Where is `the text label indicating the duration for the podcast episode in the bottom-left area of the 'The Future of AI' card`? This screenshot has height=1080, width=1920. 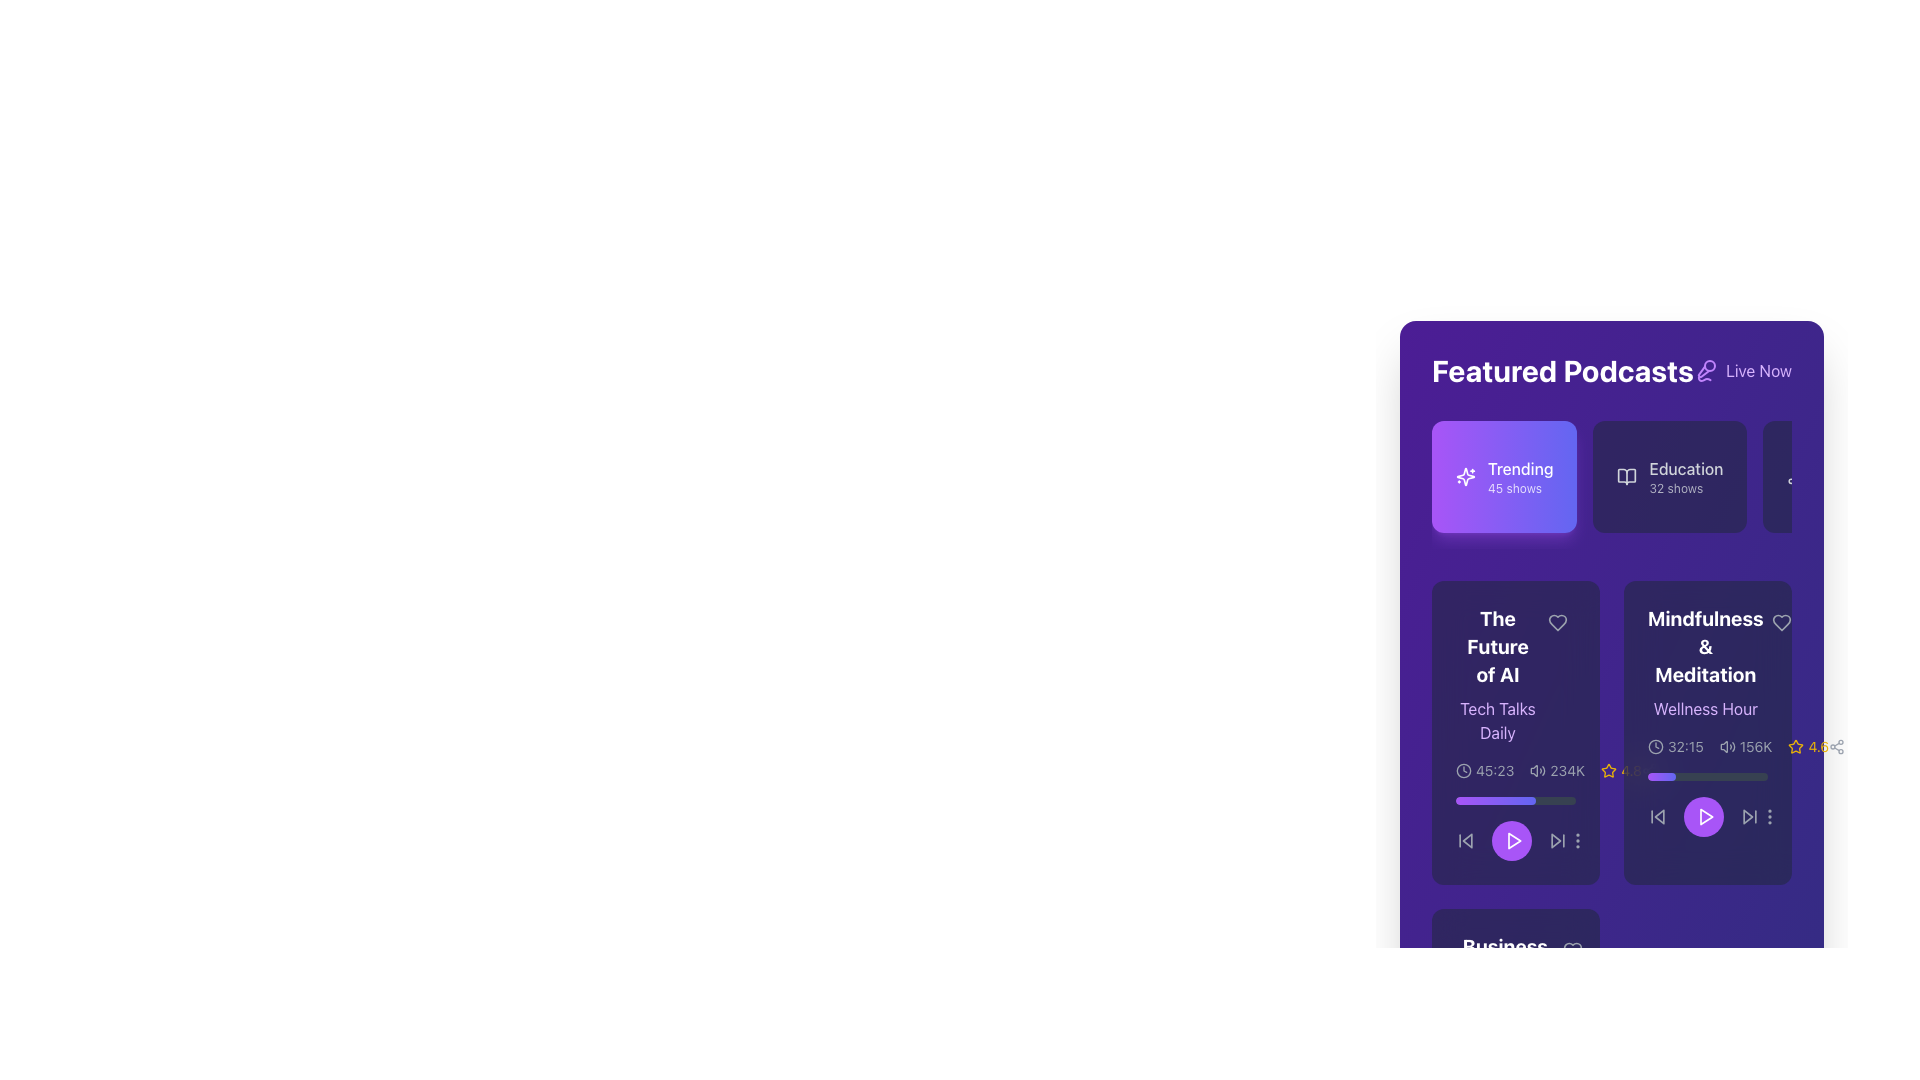 the text label indicating the duration for the podcast episode in the bottom-left area of the 'The Future of AI' card is located at coordinates (1495, 770).